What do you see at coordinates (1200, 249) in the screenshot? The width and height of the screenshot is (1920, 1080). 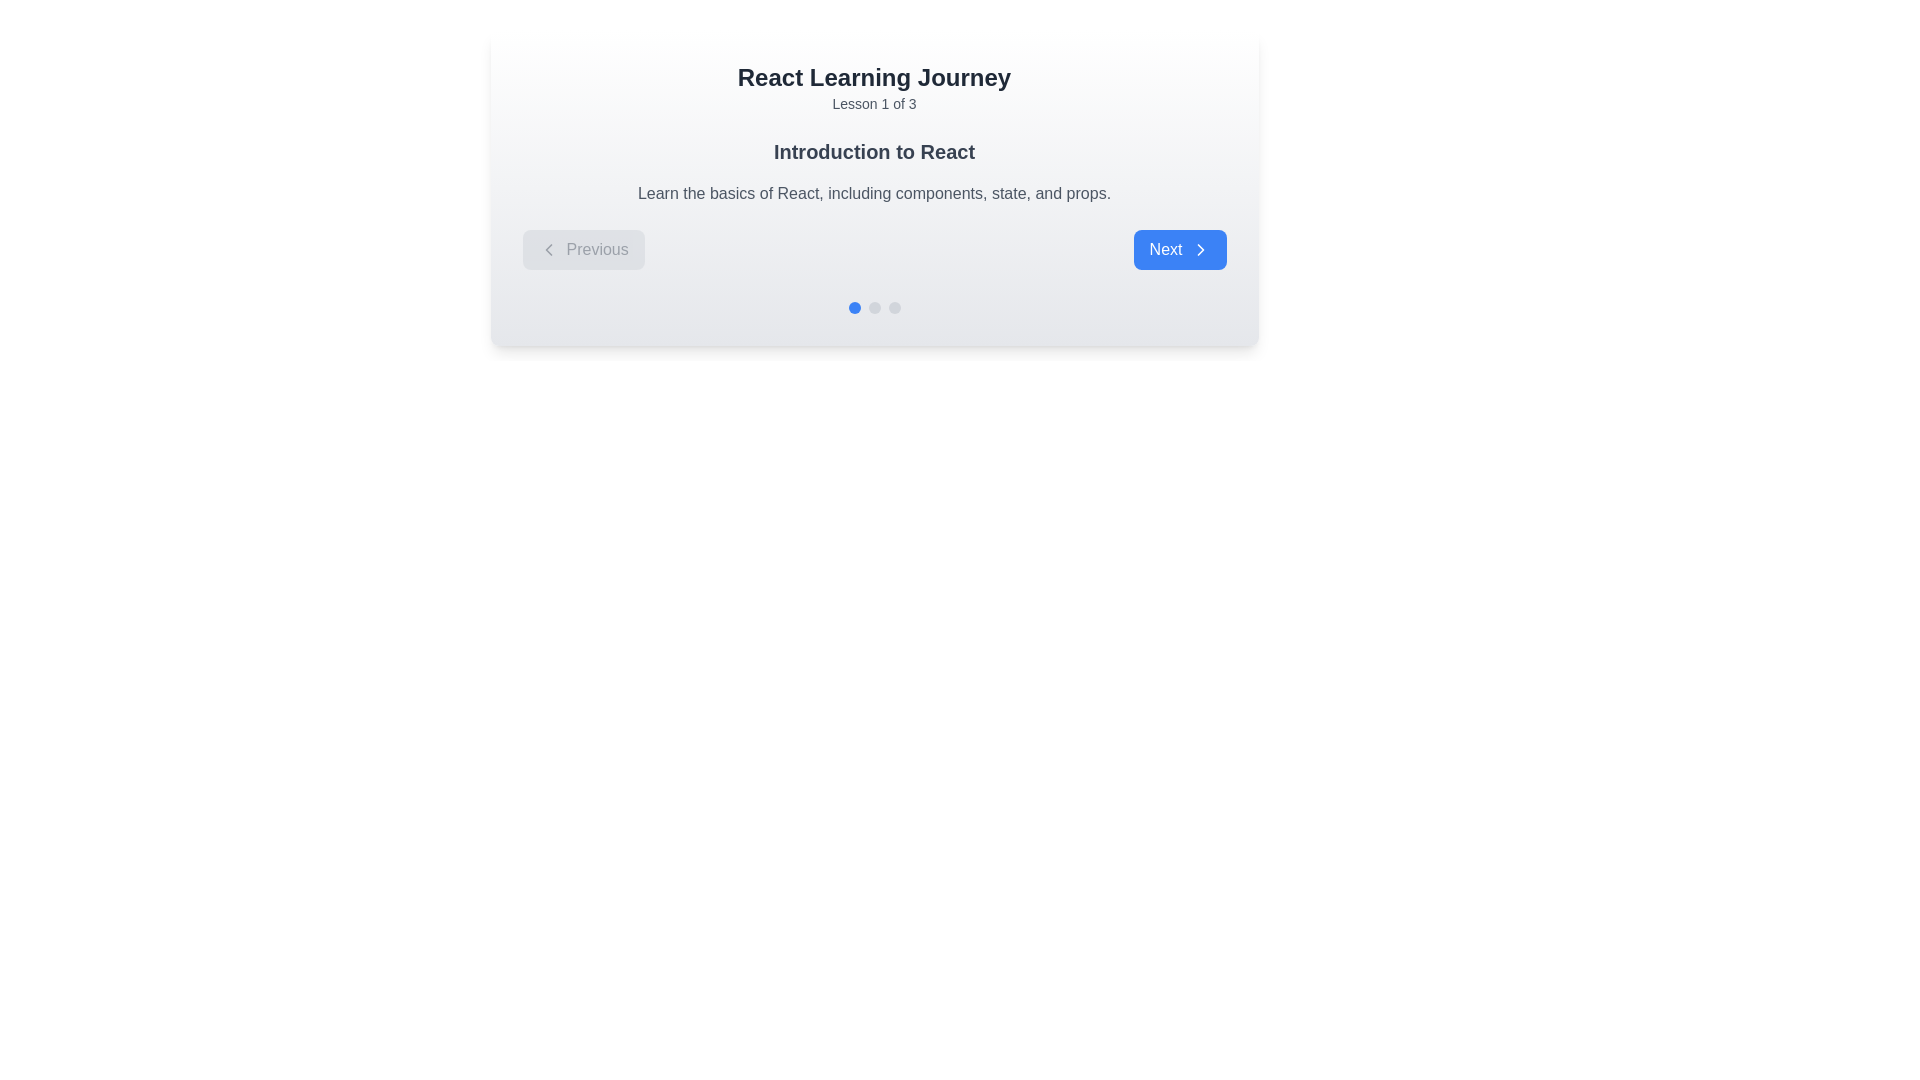 I see `the 'Next' action icon located at the right side of the 'Next' button in the bottom-right corner of the card-like component` at bounding box center [1200, 249].